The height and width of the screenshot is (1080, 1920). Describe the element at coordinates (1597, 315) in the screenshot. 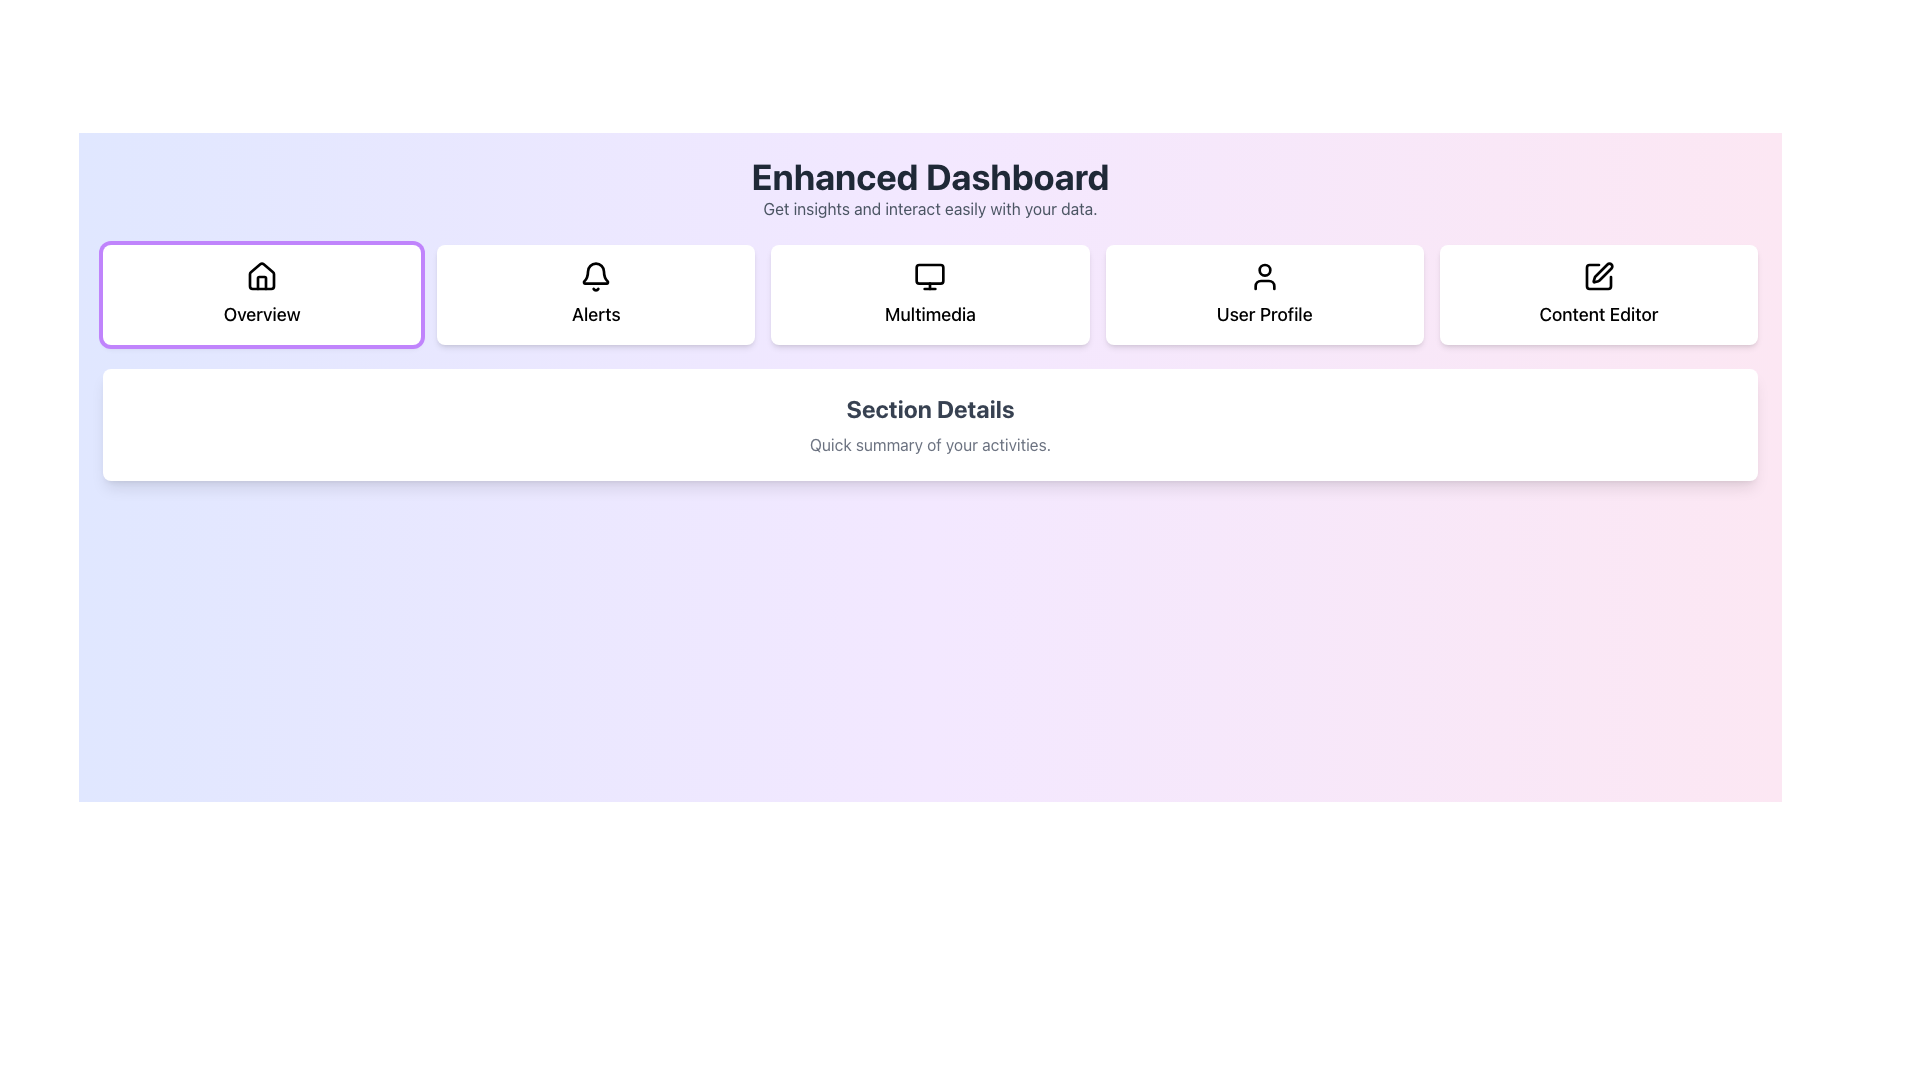

I see `the text label reading 'Content Editor'` at that location.